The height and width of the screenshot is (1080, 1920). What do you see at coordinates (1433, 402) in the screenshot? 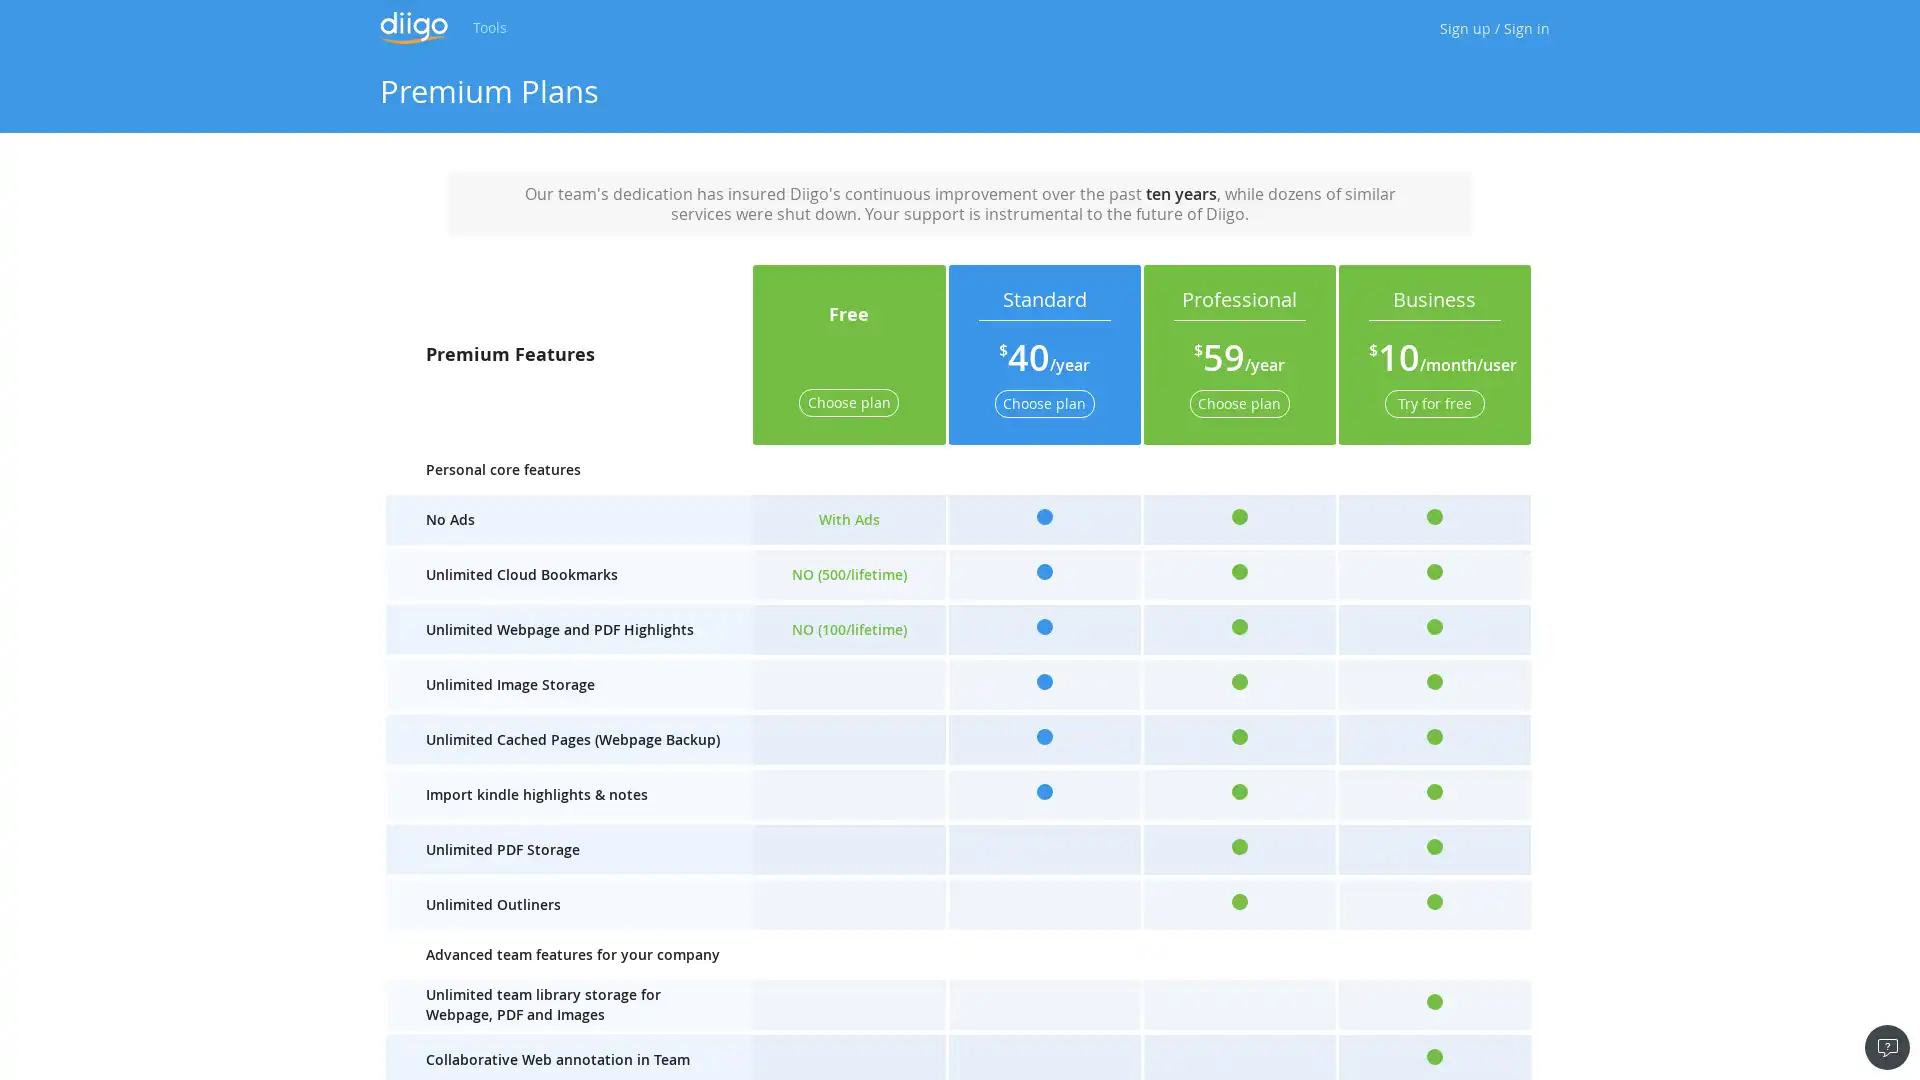
I see `Try for free` at bounding box center [1433, 402].